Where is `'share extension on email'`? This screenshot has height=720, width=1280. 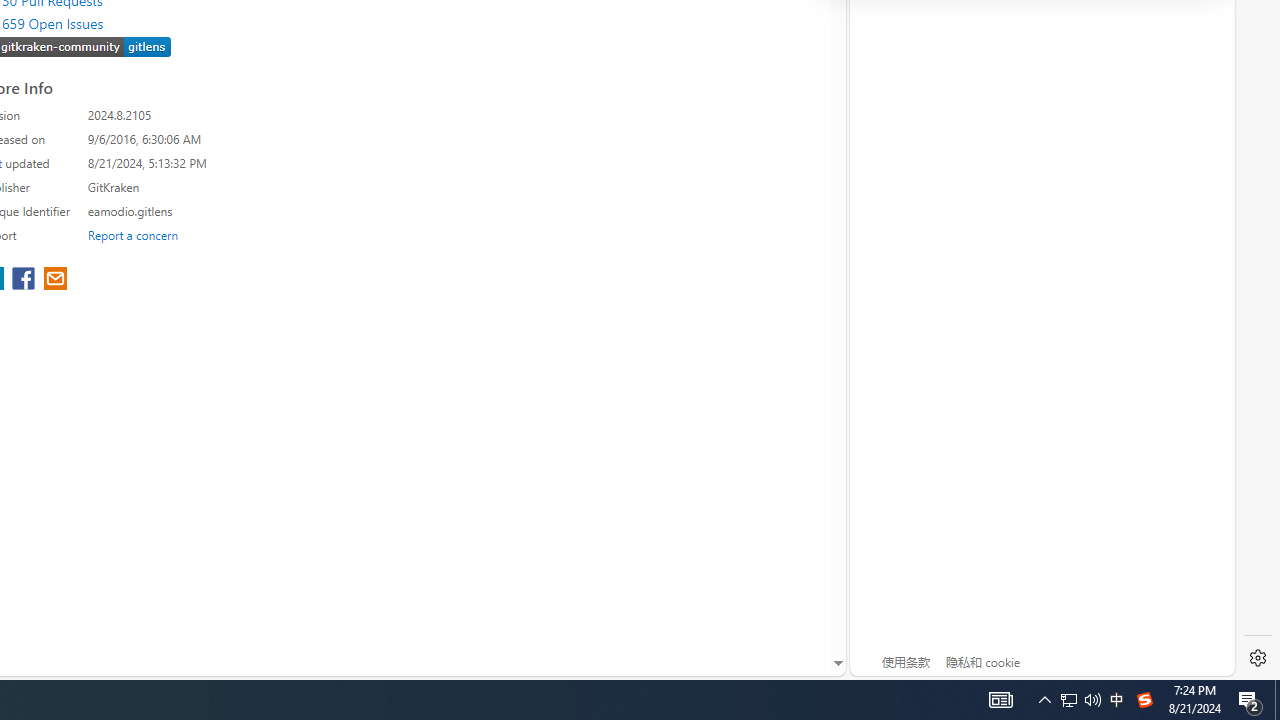
'share extension on email' is located at coordinates (55, 280).